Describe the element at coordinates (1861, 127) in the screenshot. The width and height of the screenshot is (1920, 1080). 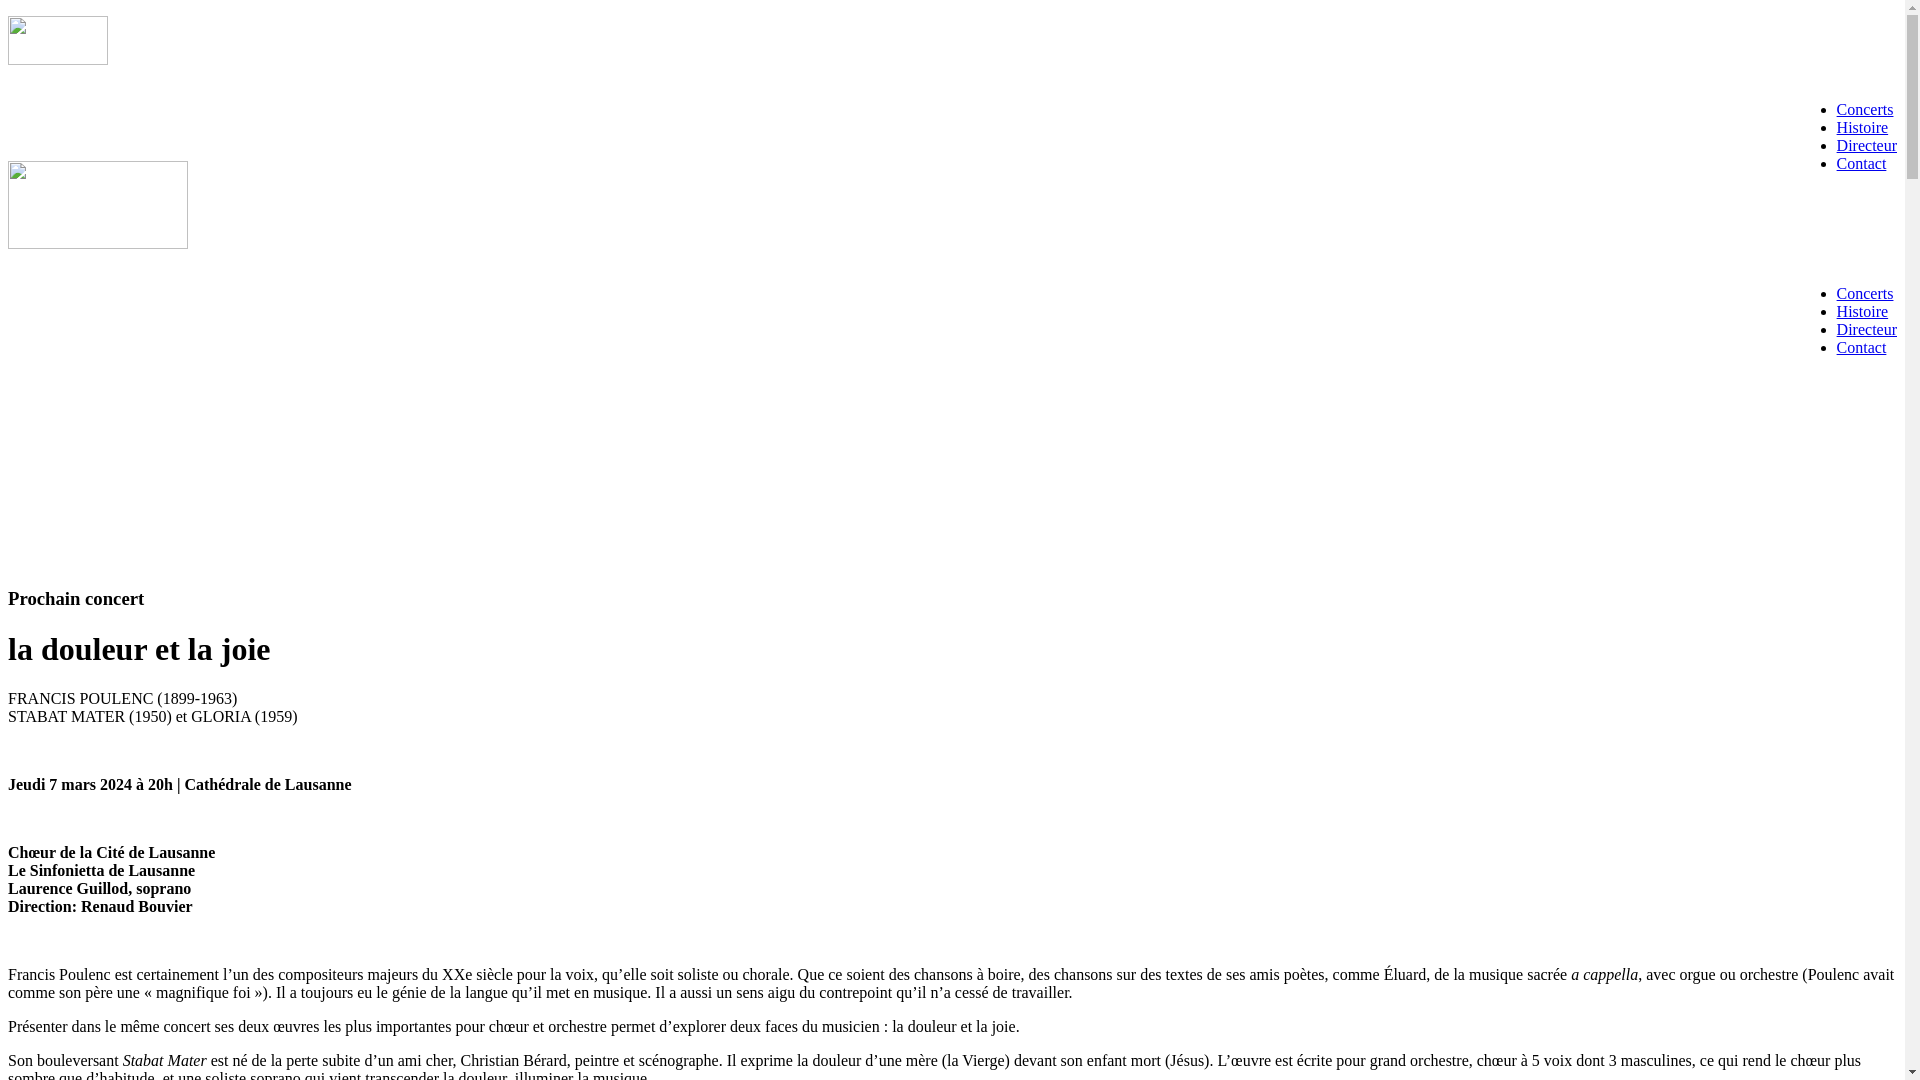
I see `'Histoire'` at that location.